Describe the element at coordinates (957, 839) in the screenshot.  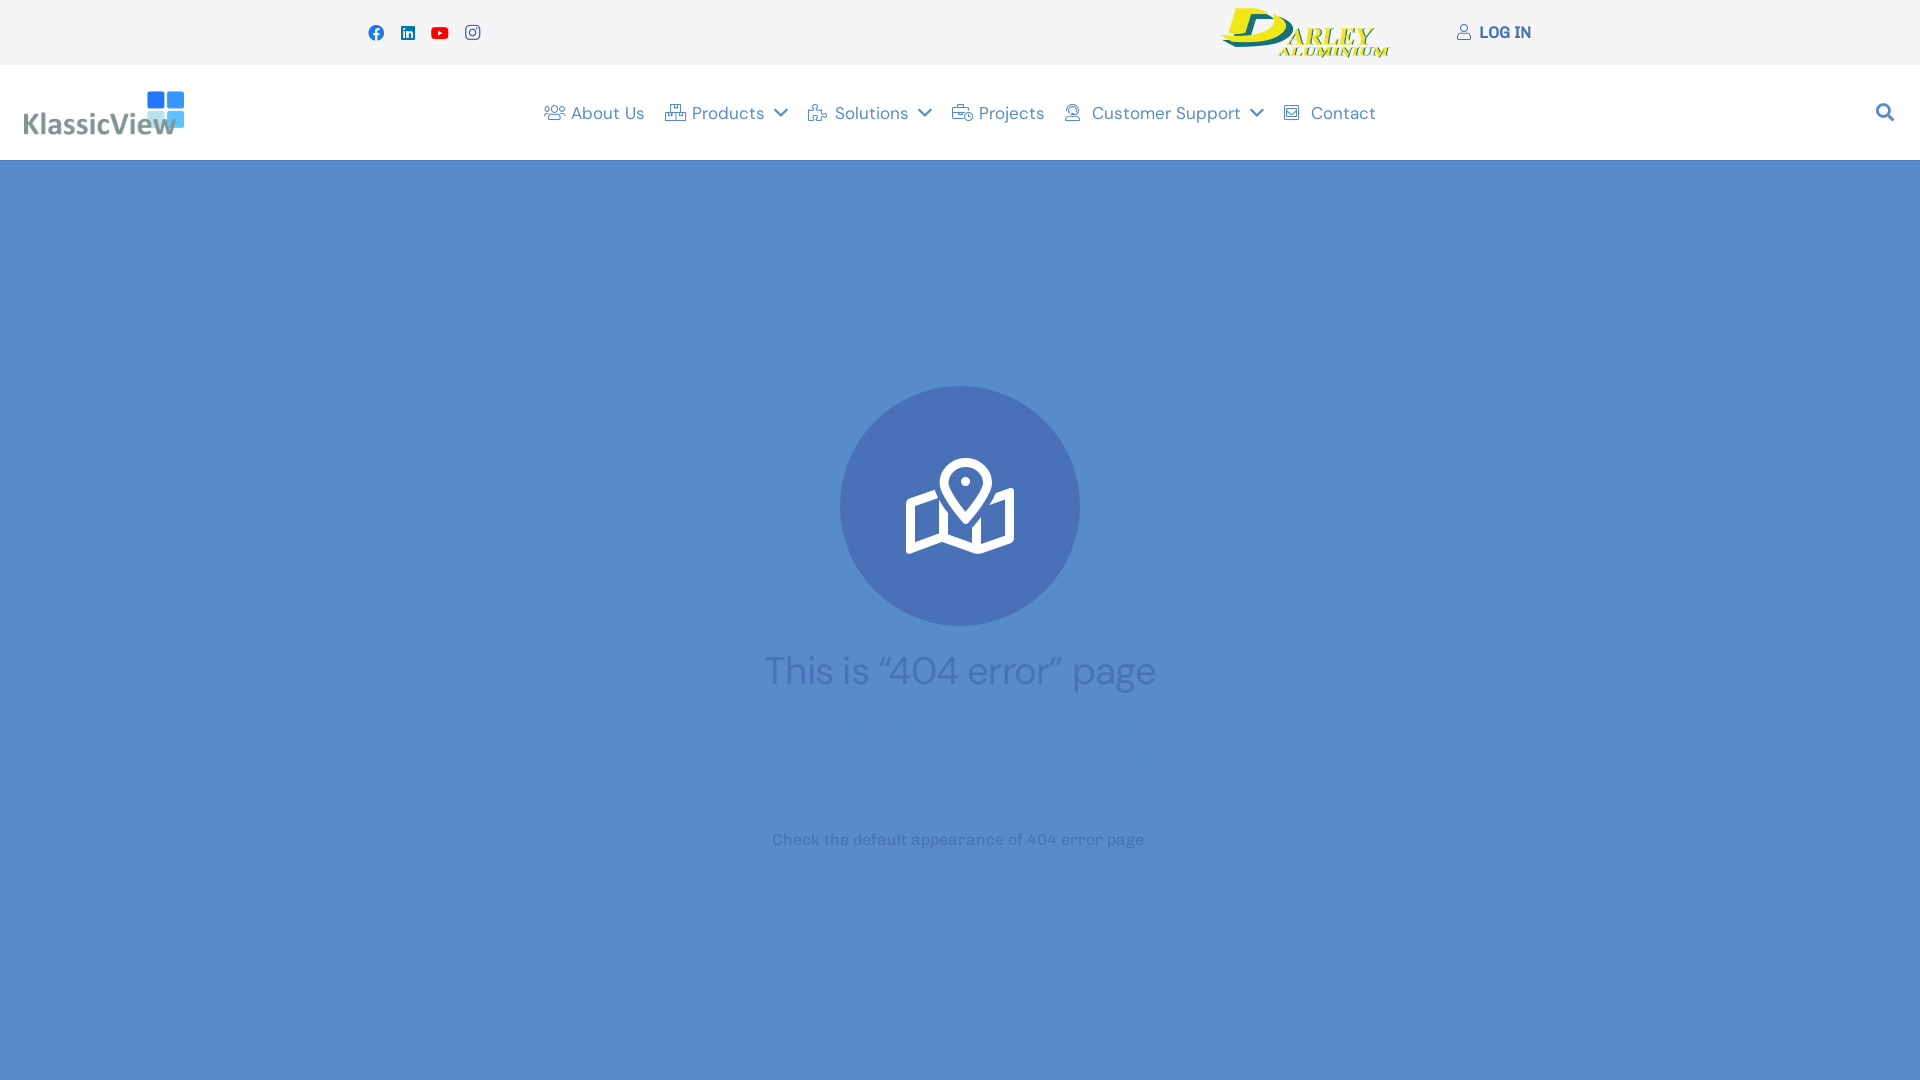
I see `'Check the default appearance of 404 error page'` at that location.